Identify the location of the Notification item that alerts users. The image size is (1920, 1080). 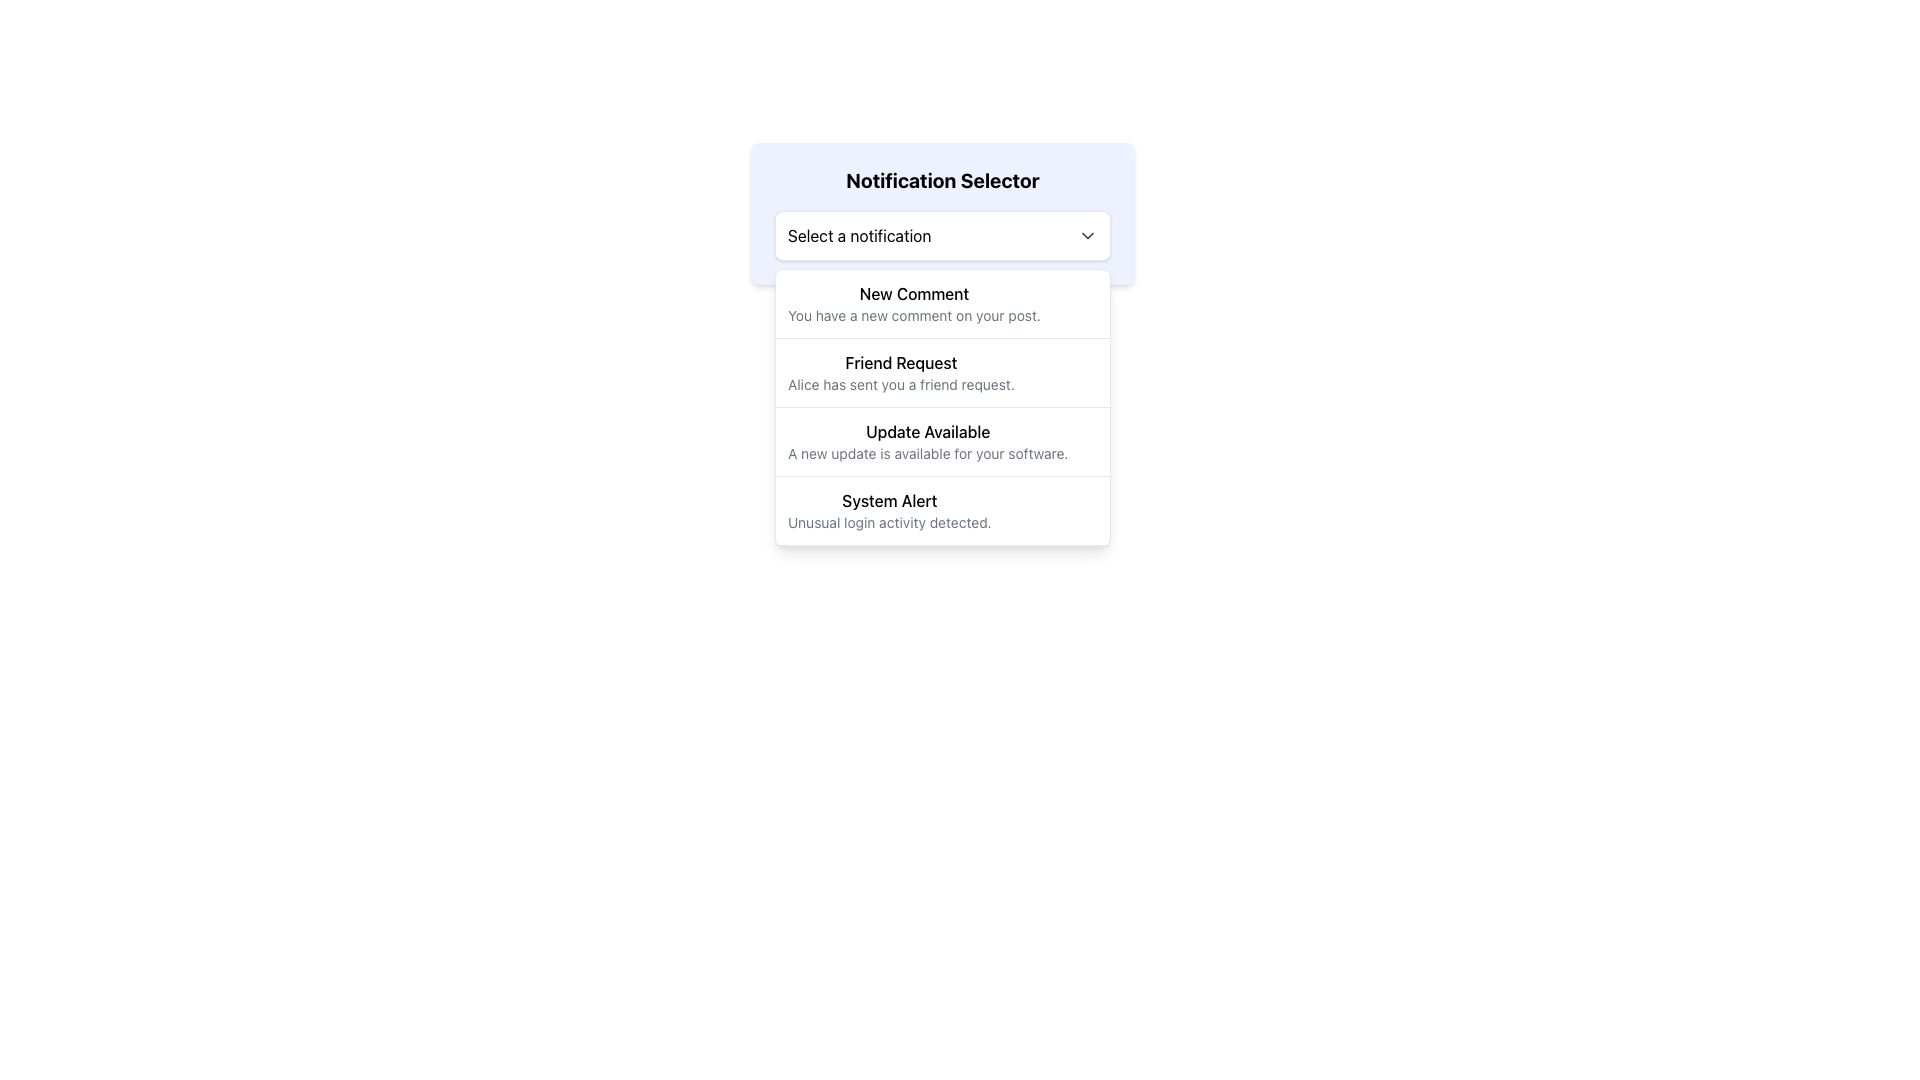
(941, 509).